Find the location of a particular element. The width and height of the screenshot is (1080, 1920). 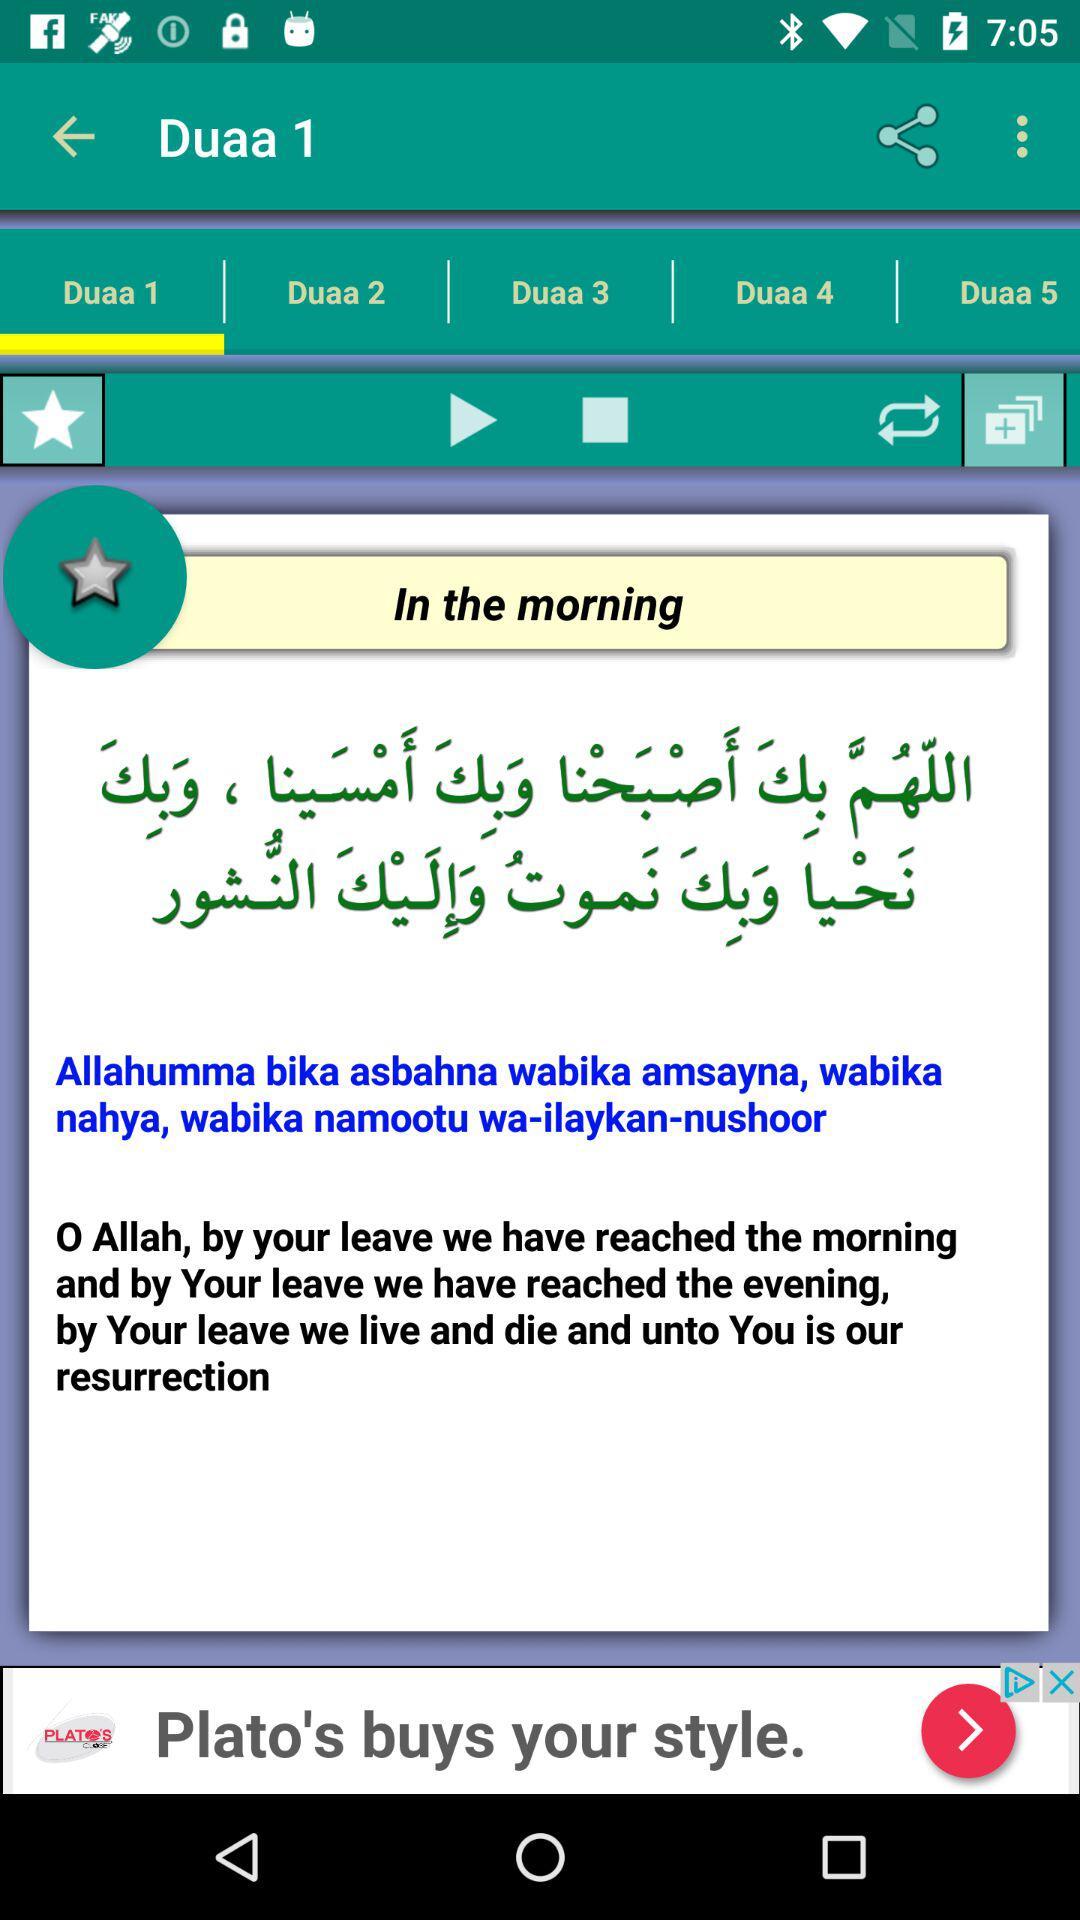

stop playing is located at coordinates (604, 419).